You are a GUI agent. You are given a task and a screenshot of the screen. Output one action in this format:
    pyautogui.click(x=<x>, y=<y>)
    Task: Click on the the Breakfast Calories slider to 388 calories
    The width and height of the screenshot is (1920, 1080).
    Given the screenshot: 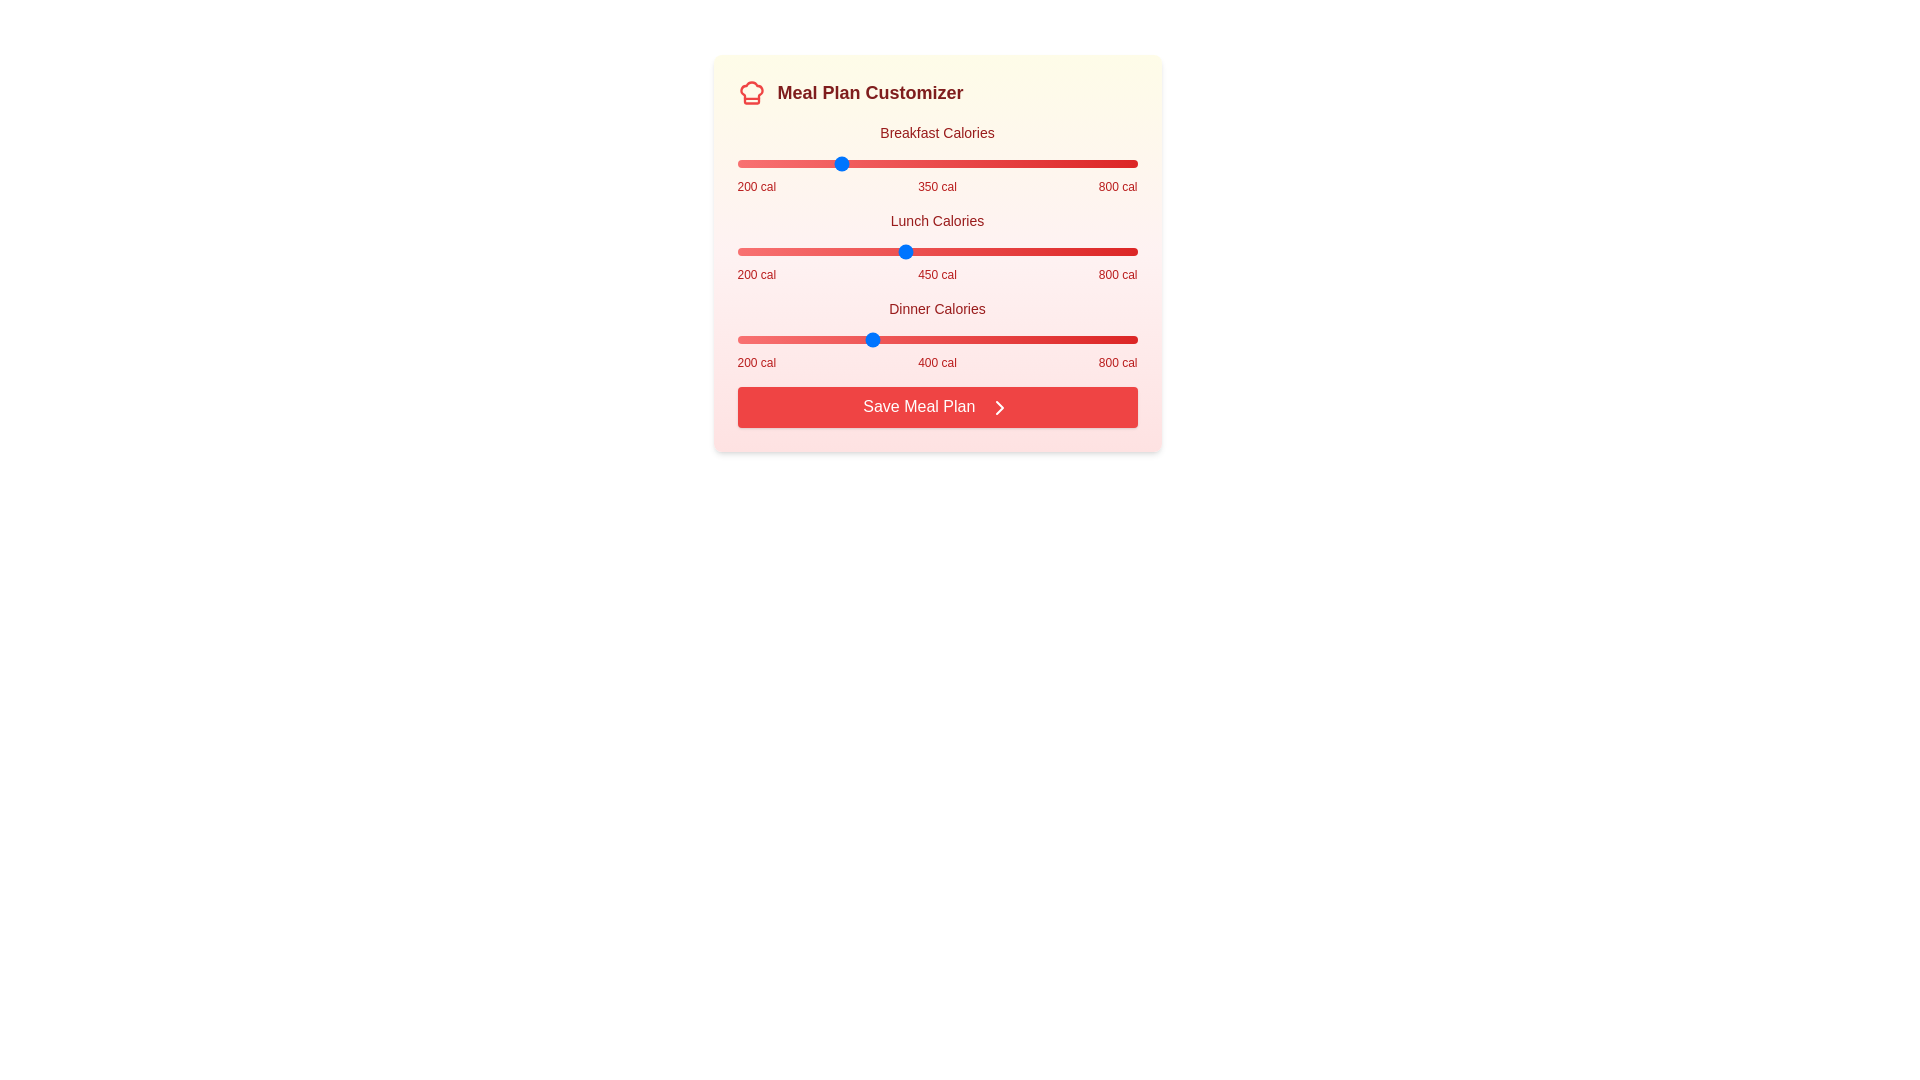 What is the action you would take?
    pyautogui.click(x=862, y=163)
    